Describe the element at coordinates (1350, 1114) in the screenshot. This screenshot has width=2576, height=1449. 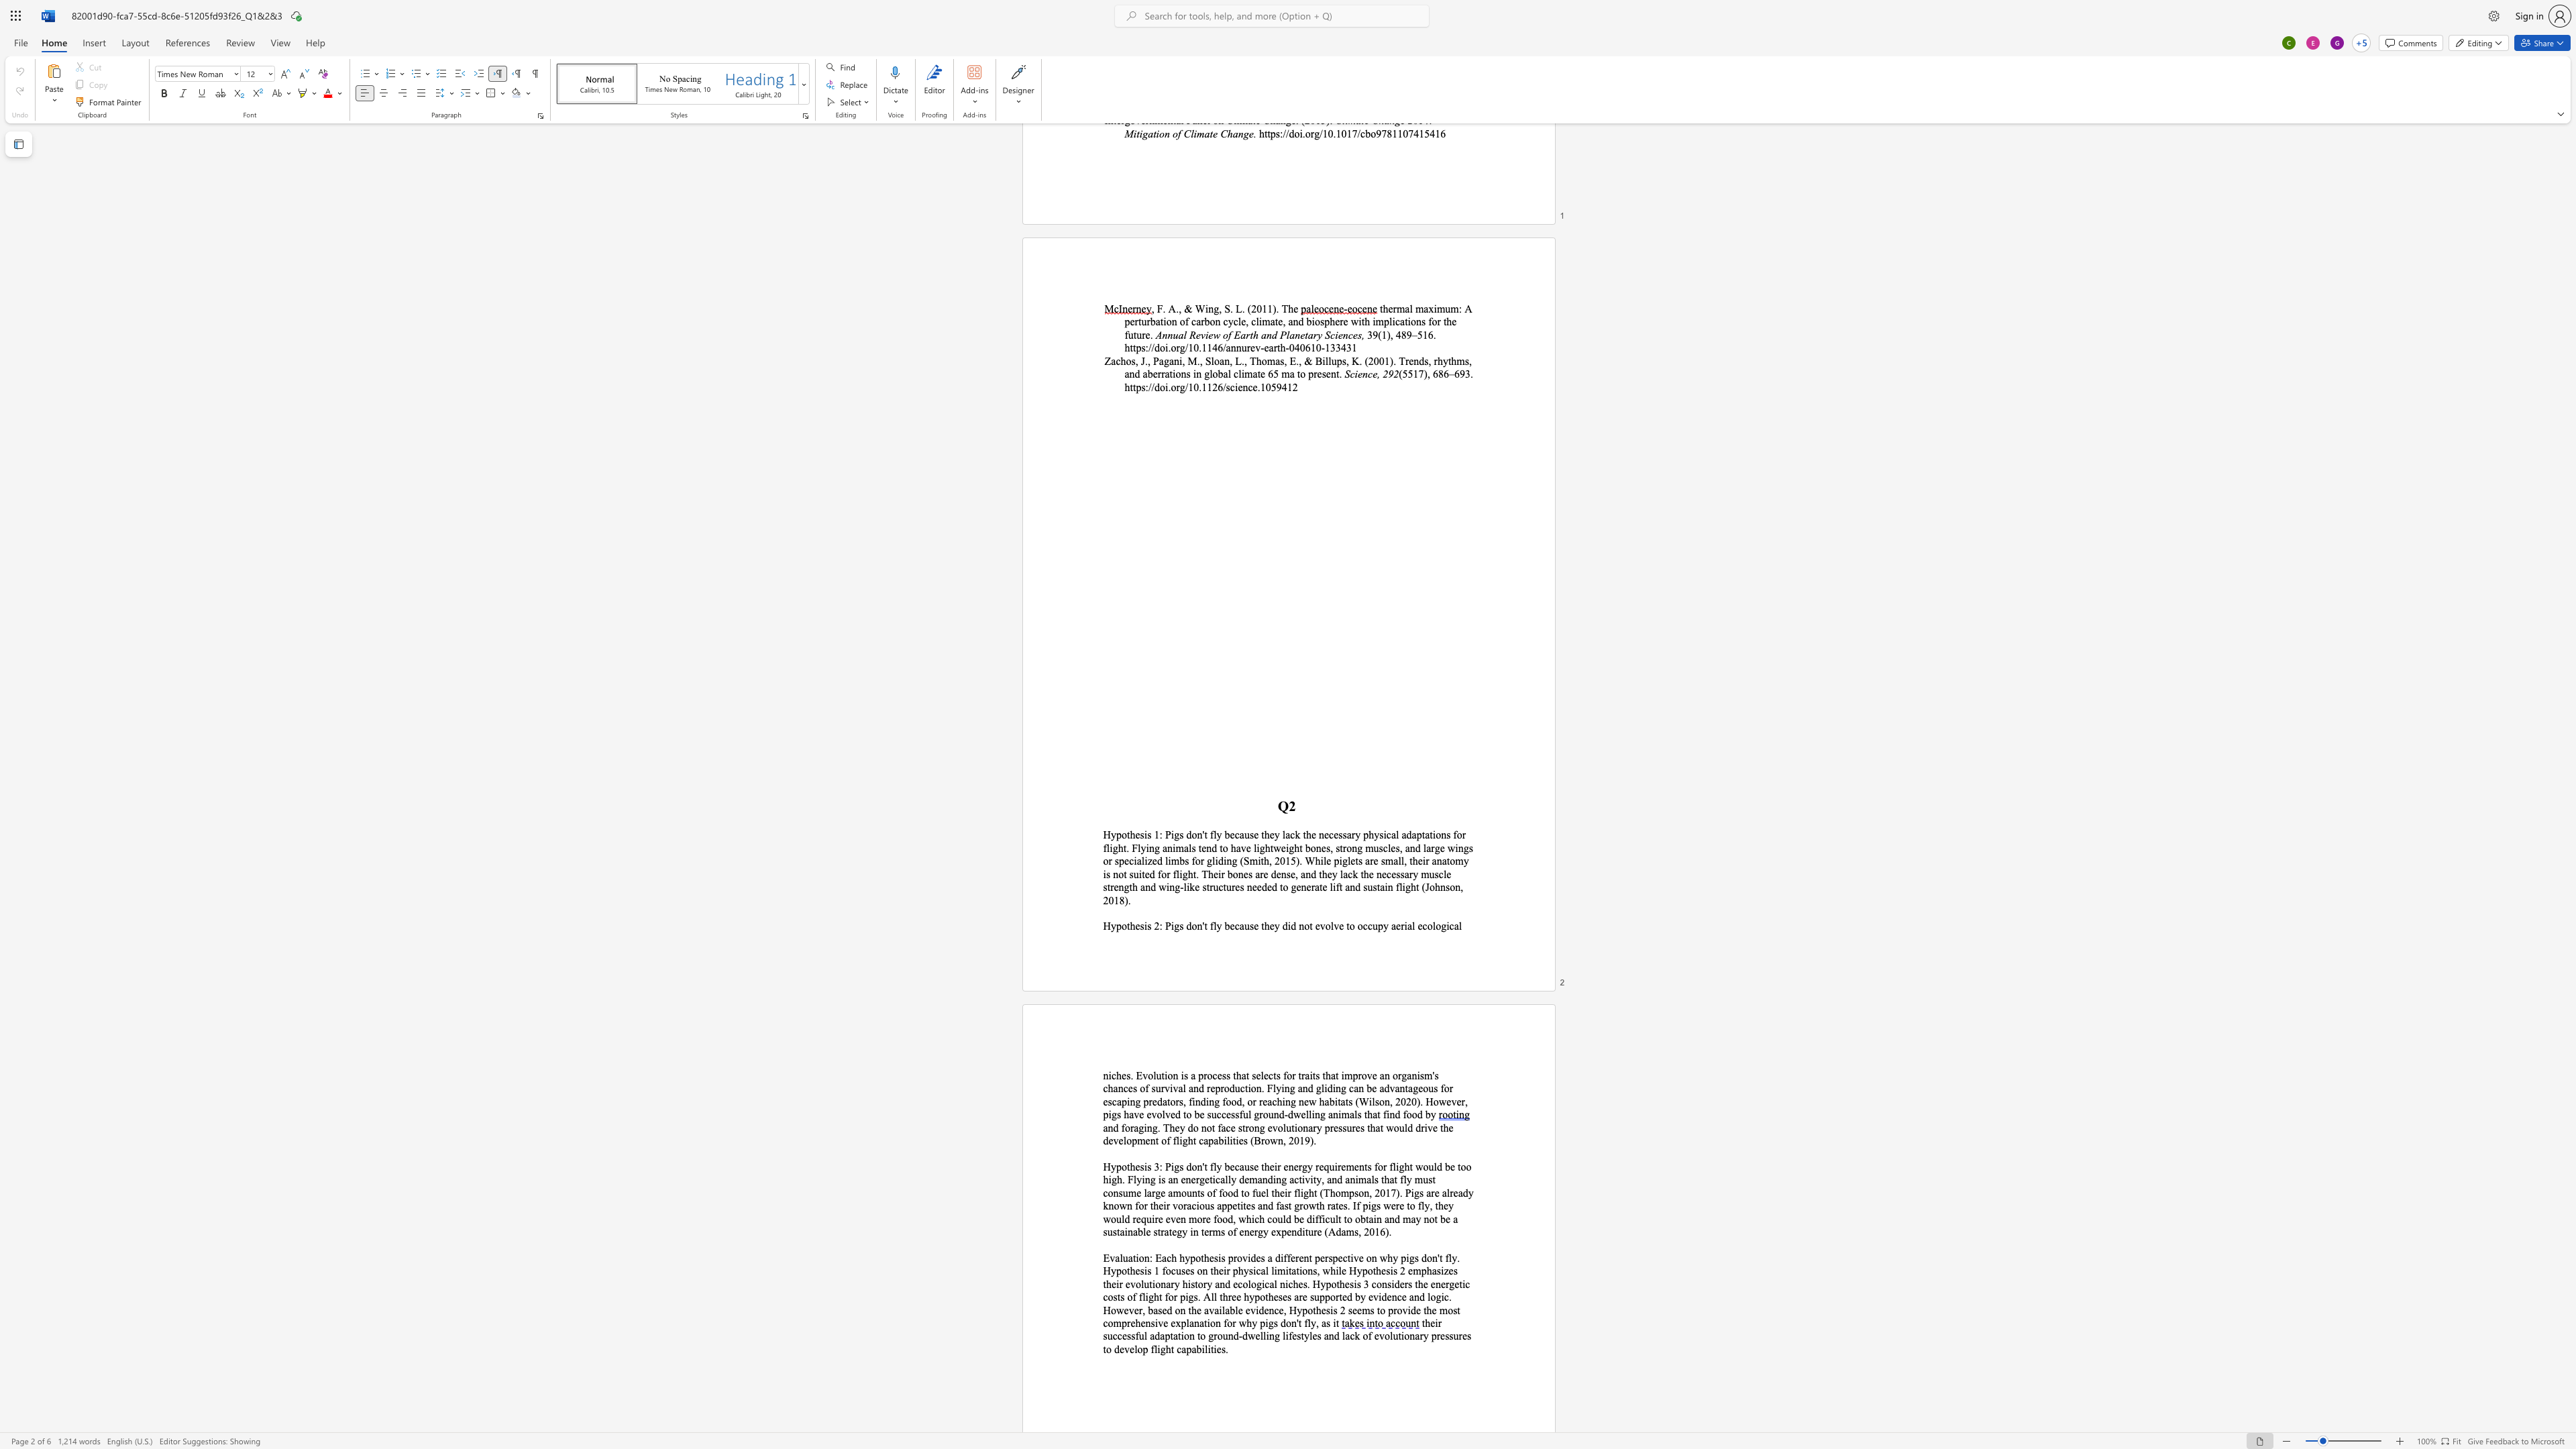
I see `the 8th character "a" in the text` at that location.